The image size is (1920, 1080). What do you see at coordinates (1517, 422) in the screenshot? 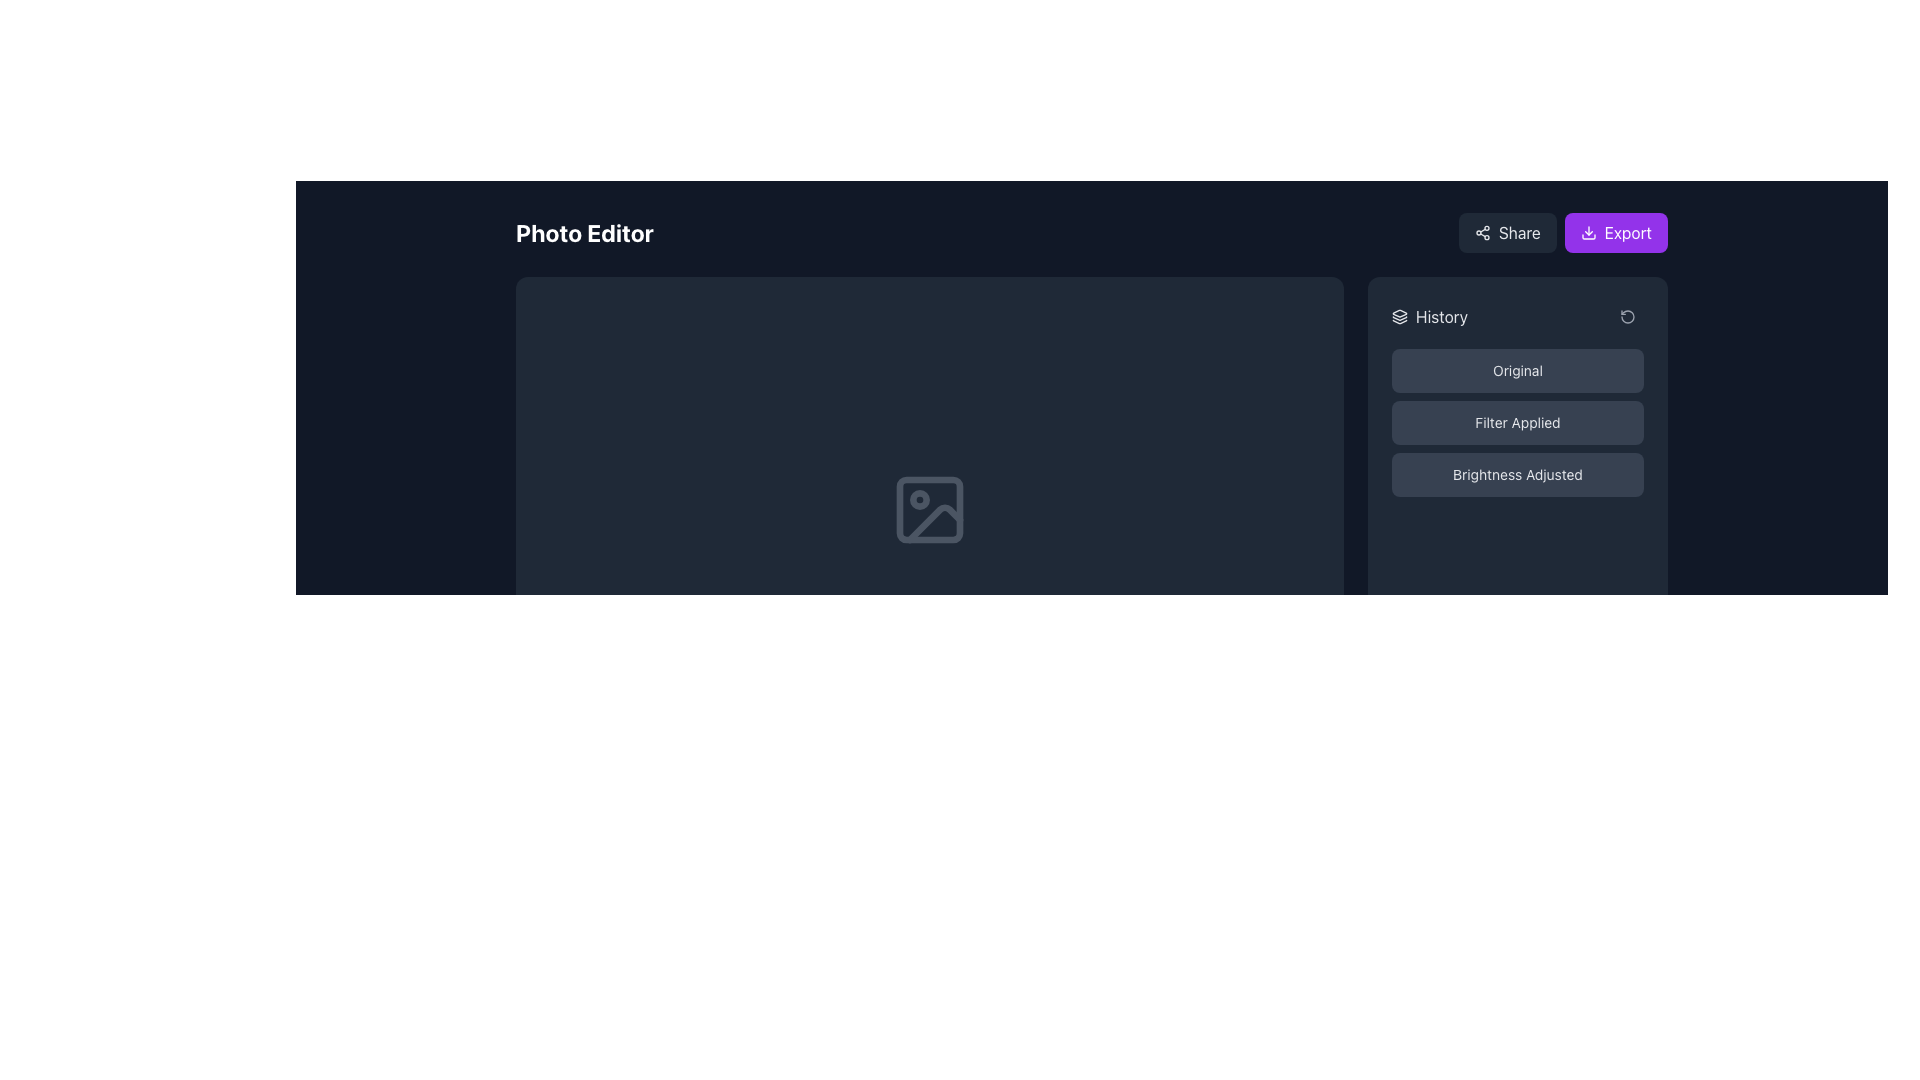
I see `the 'Filter Applied' button in the History panel of the photo editor interface, which is the second button in a vertical list of three buttons` at bounding box center [1517, 422].